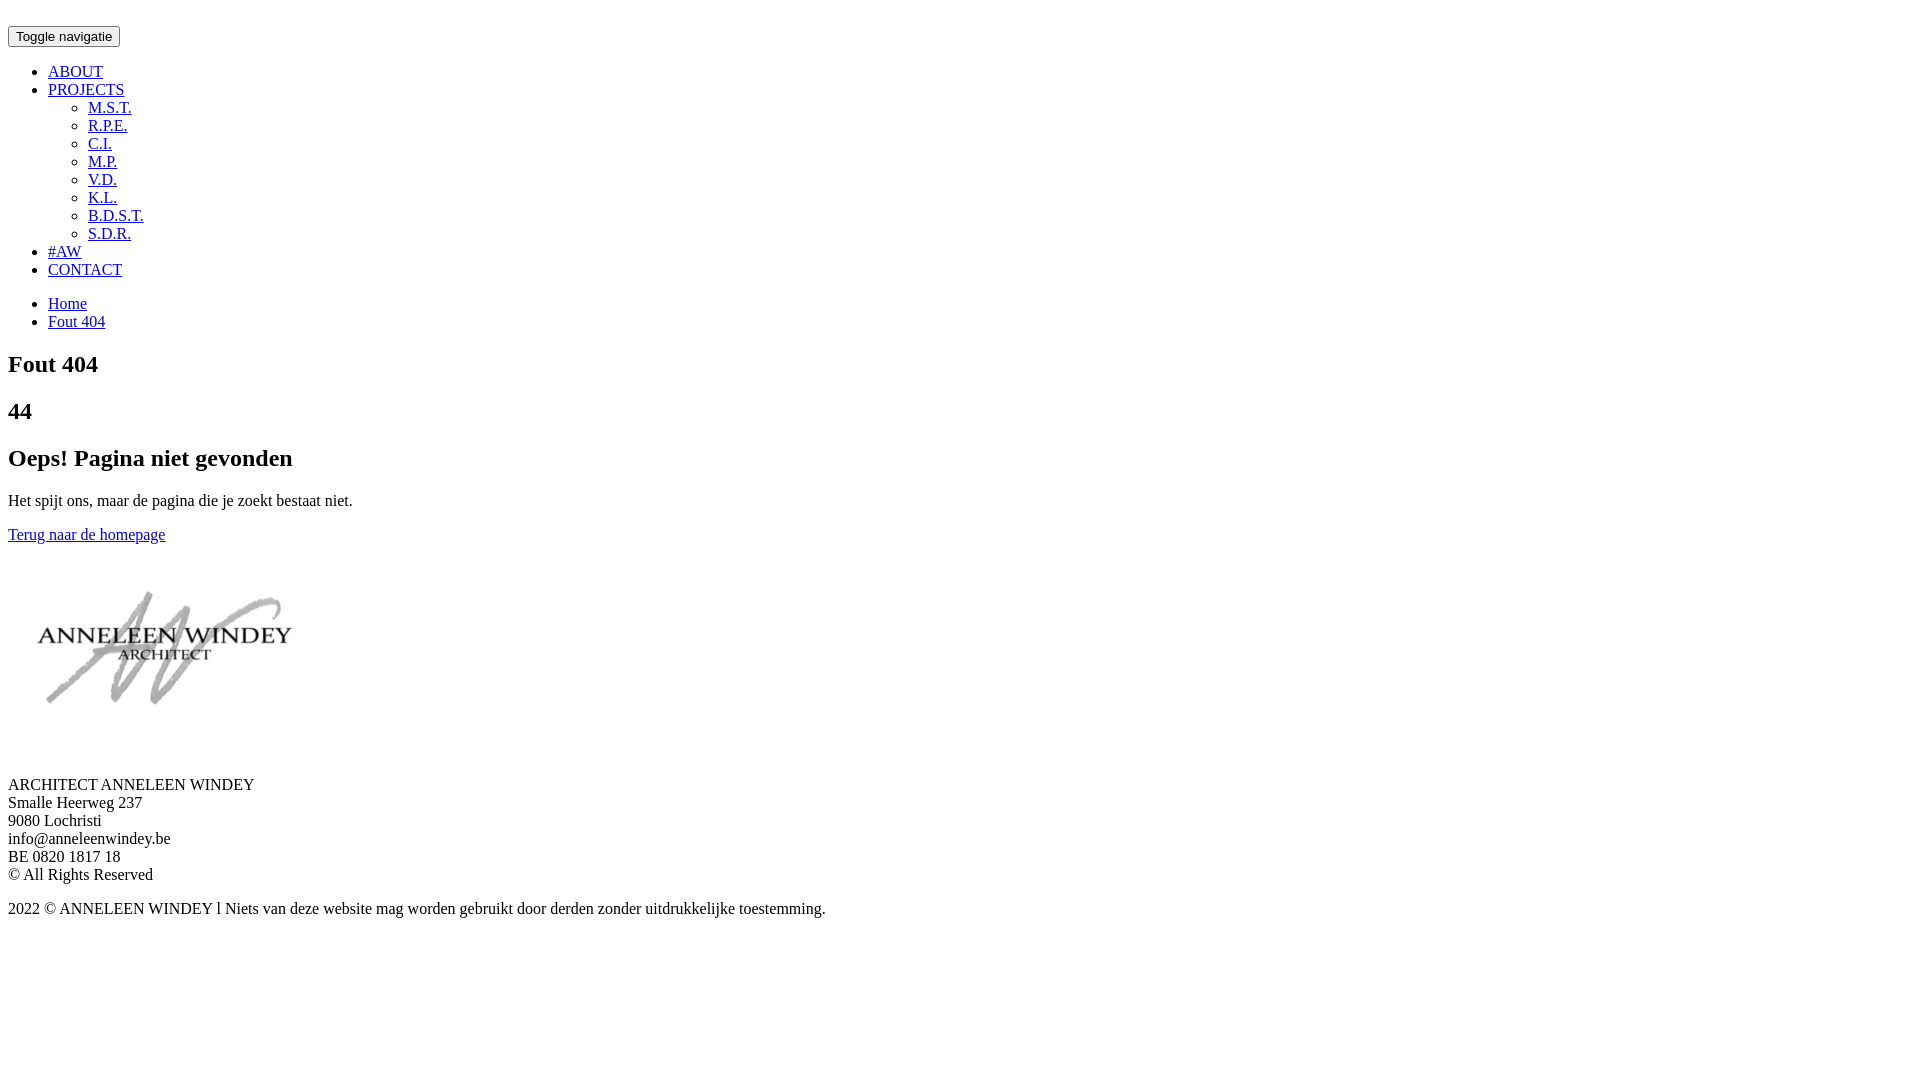  What do you see at coordinates (86, 232) in the screenshot?
I see `'S.D.R.'` at bounding box center [86, 232].